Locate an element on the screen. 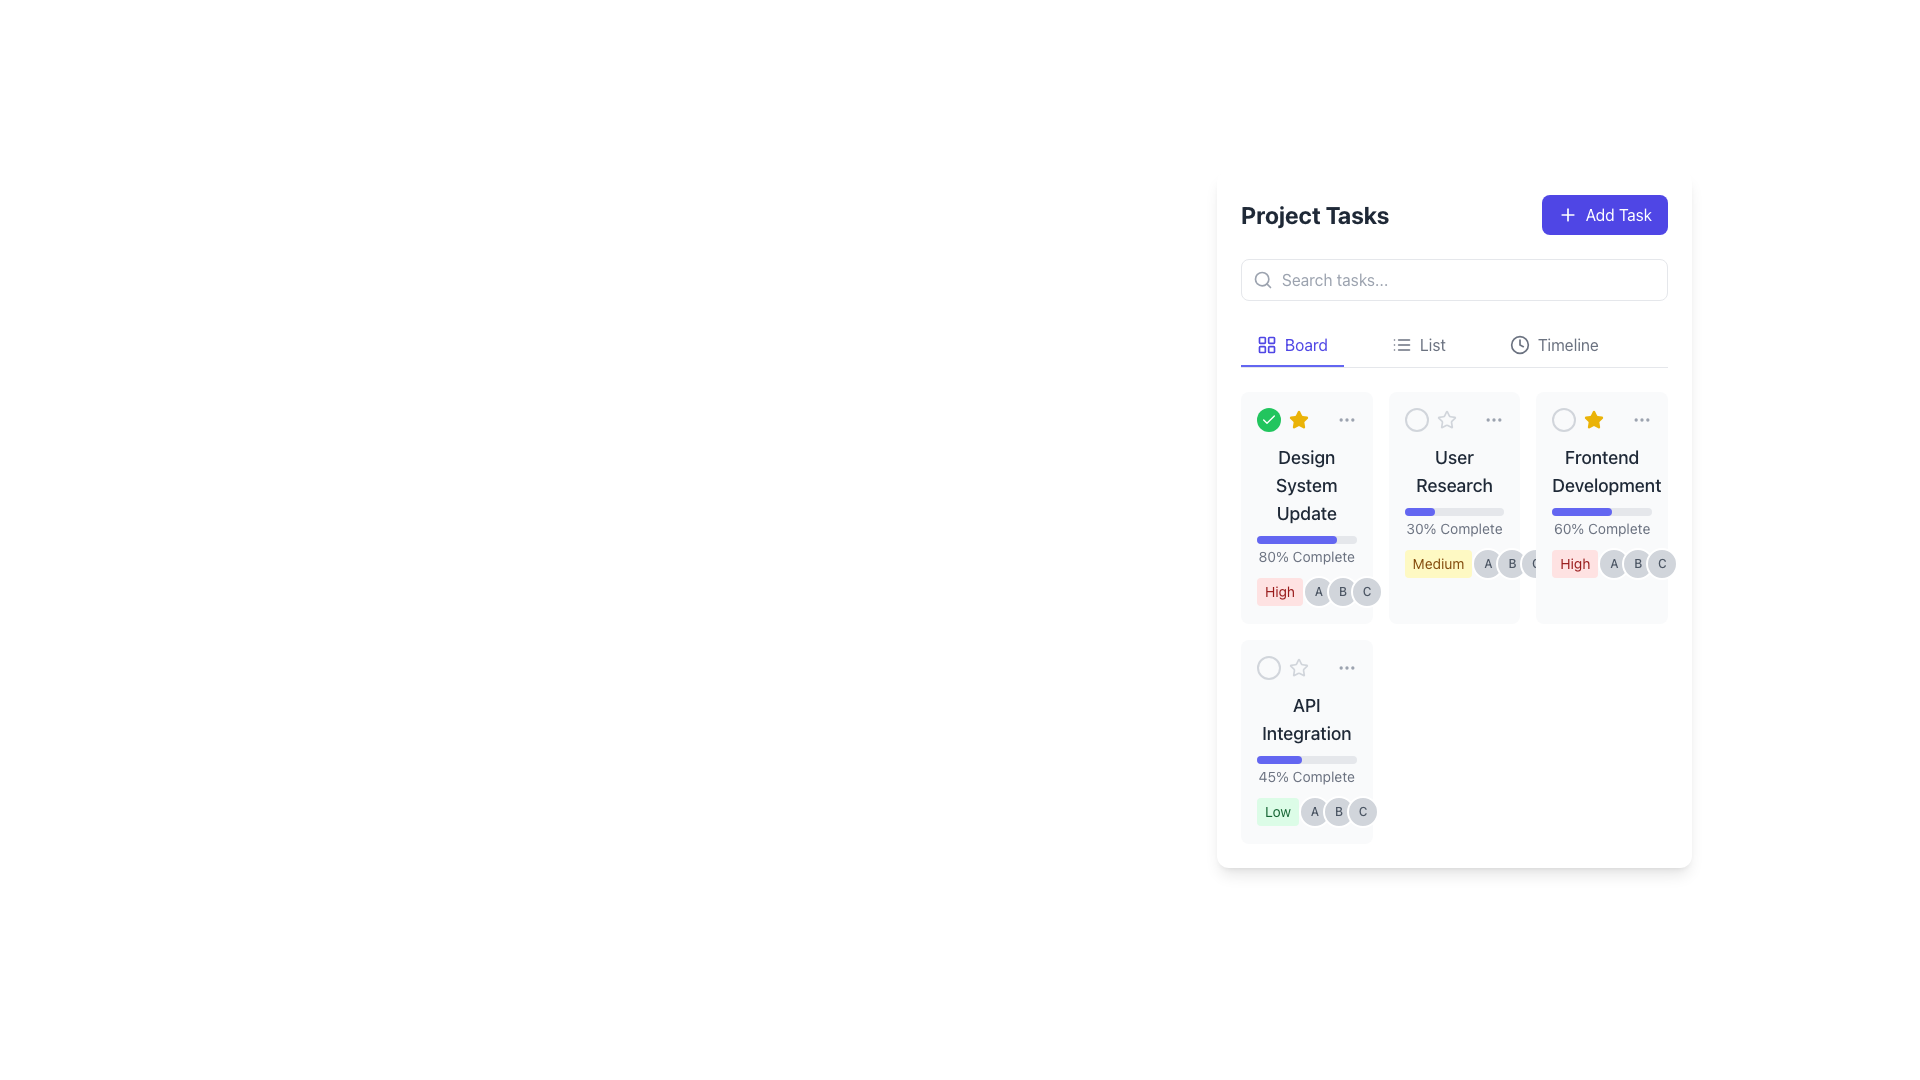 The width and height of the screenshot is (1920, 1080). the grid layout indicator icon located to the left of the 'Board' text in the navigation menu, which serves as a visual indicator for the 'Board' tab is located at coordinates (1266, 343).